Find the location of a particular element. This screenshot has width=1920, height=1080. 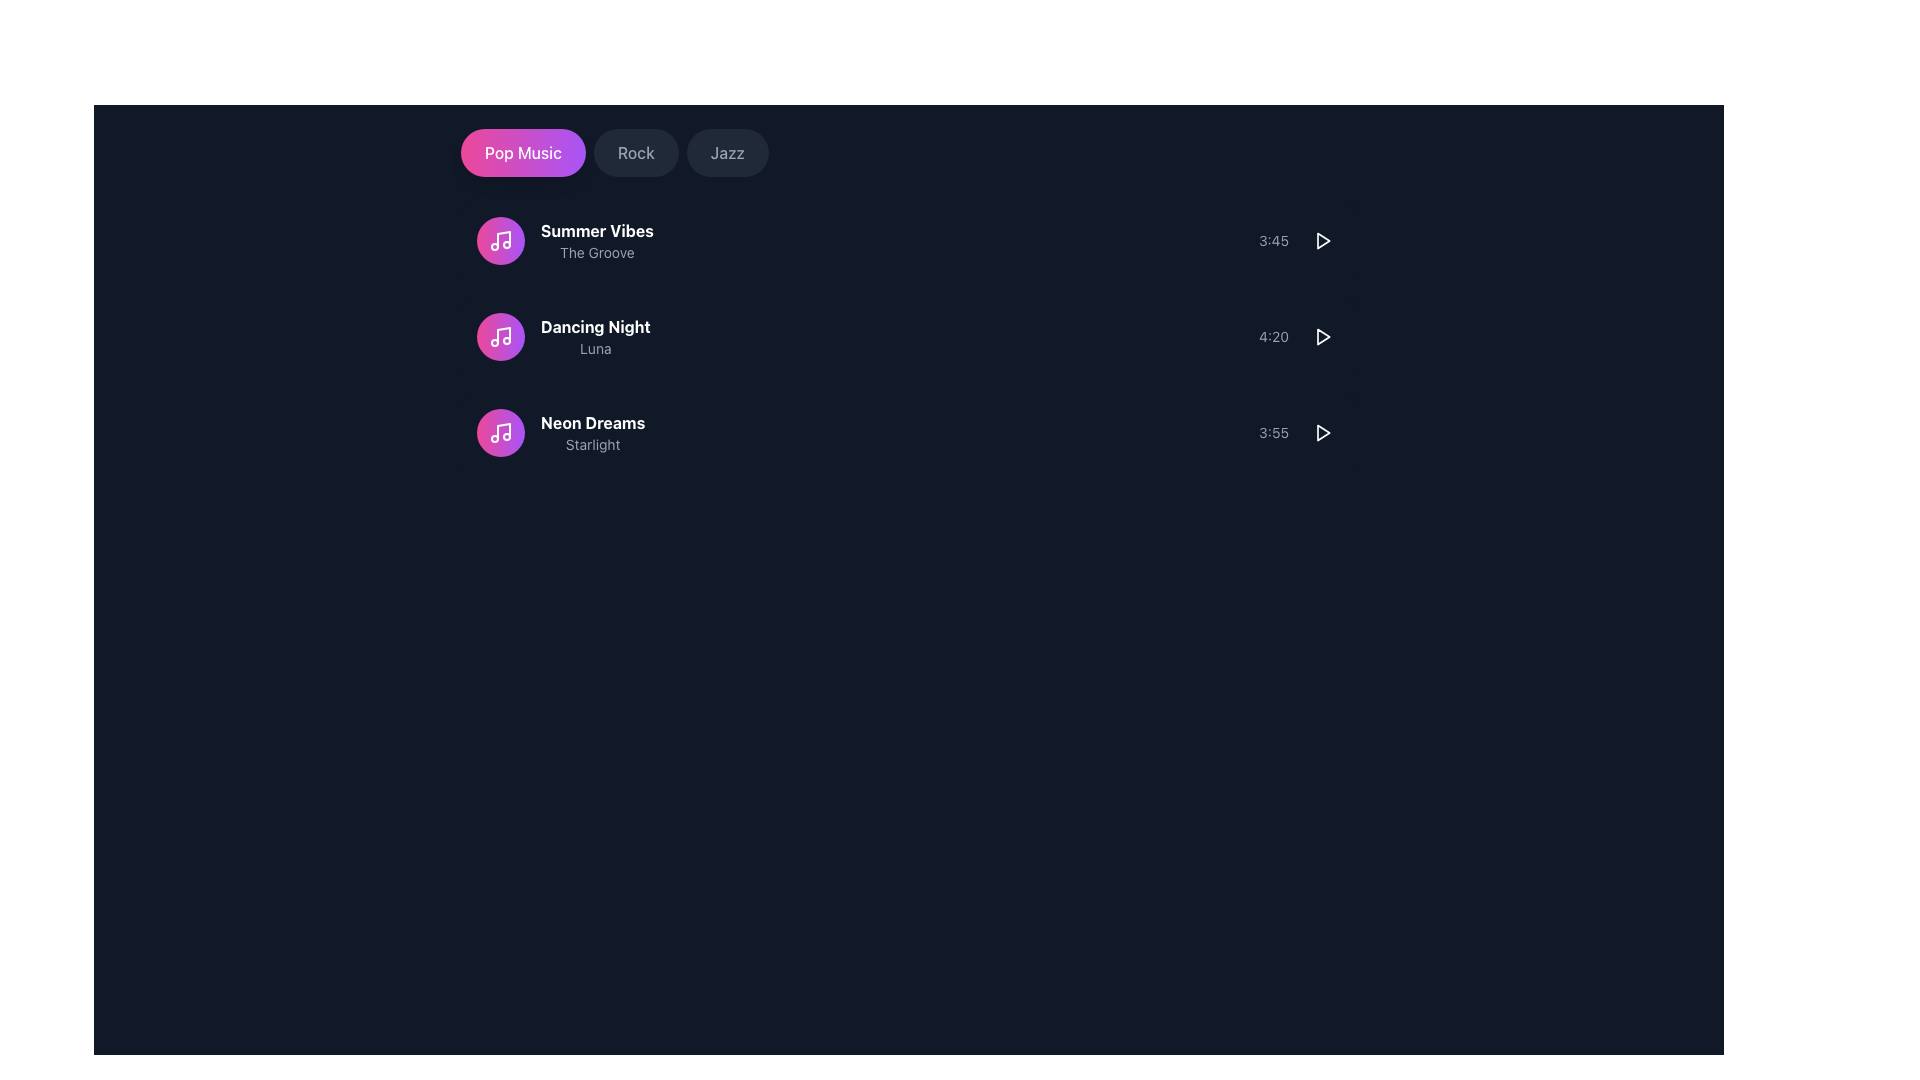

the descriptive text label displaying 'Luna' located below the bold 'Dancing Night' text is located at coordinates (594, 347).